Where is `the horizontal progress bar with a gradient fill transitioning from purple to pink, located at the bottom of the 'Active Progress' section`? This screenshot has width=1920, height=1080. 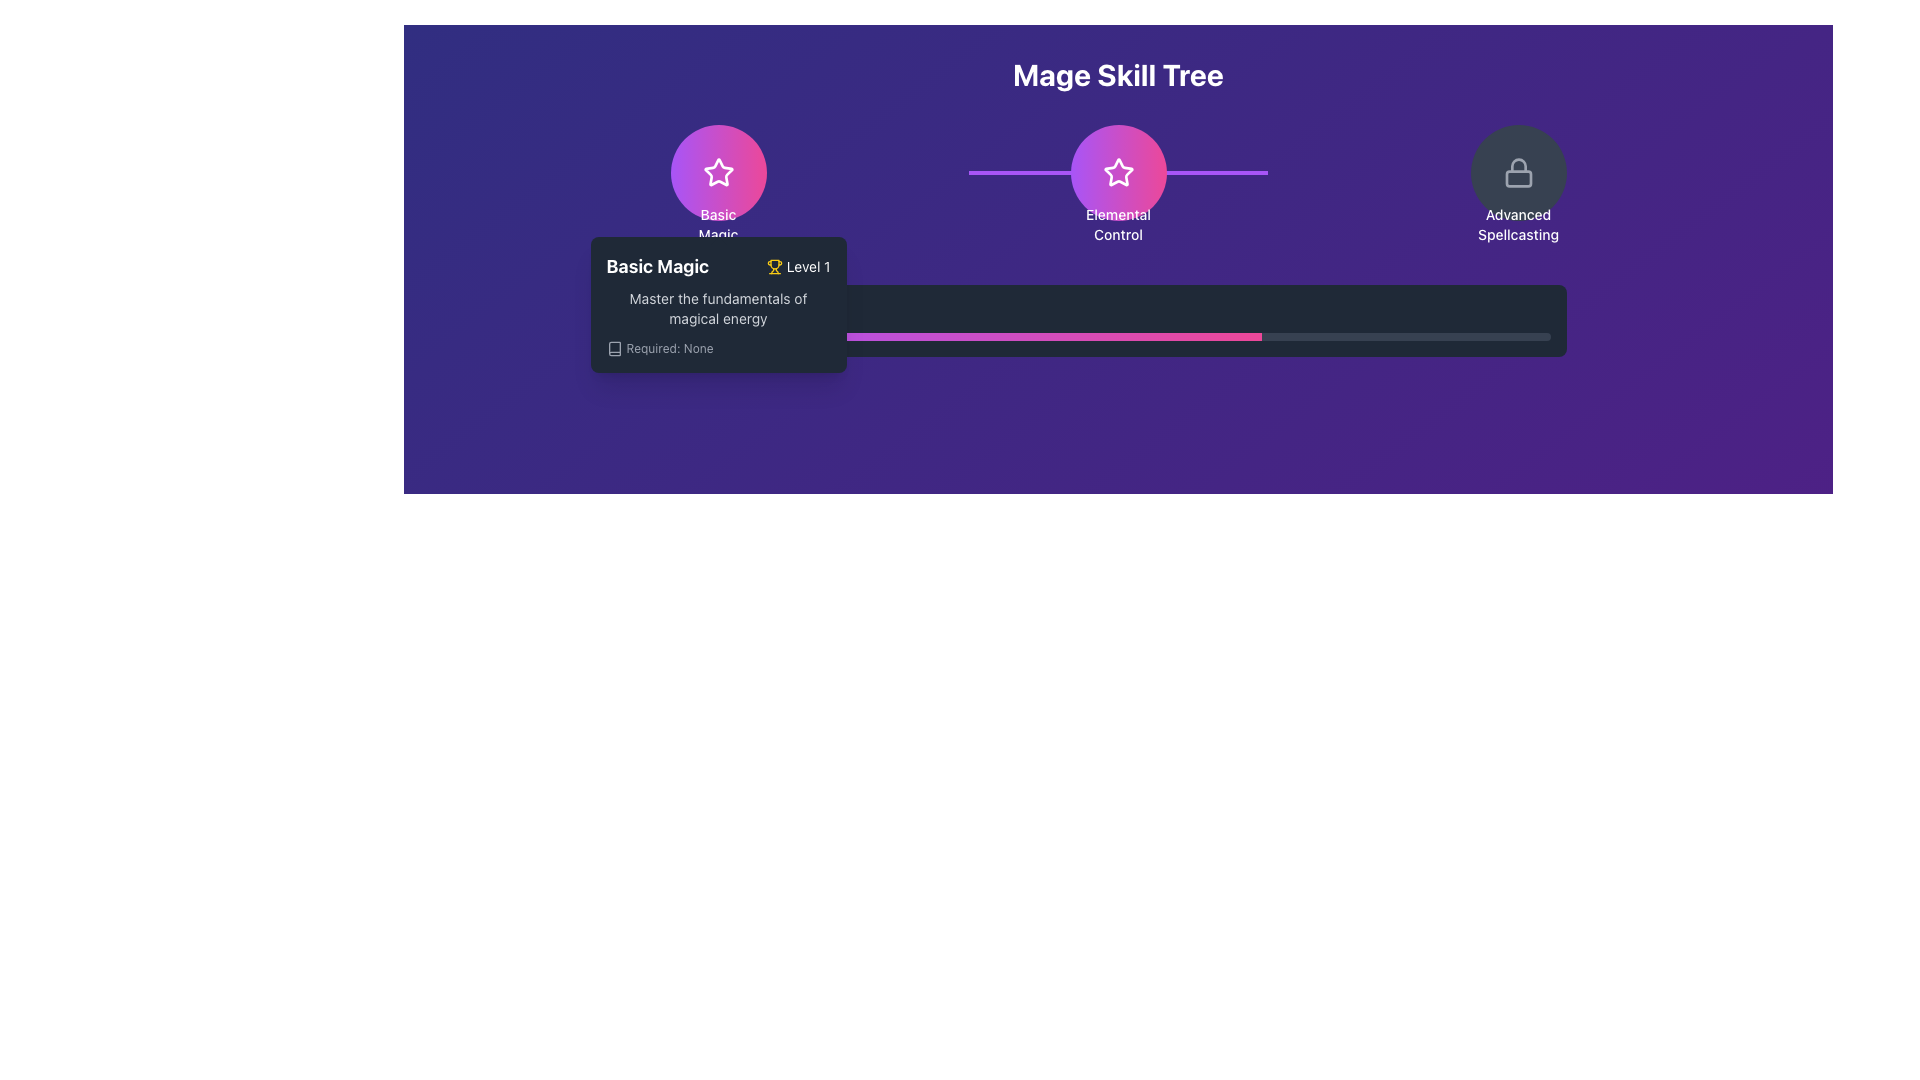
the horizontal progress bar with a gradient fill transitioning from purple to pink, located at the bottom of the 'Active Progress' section is located at coordinates (1117, 319).